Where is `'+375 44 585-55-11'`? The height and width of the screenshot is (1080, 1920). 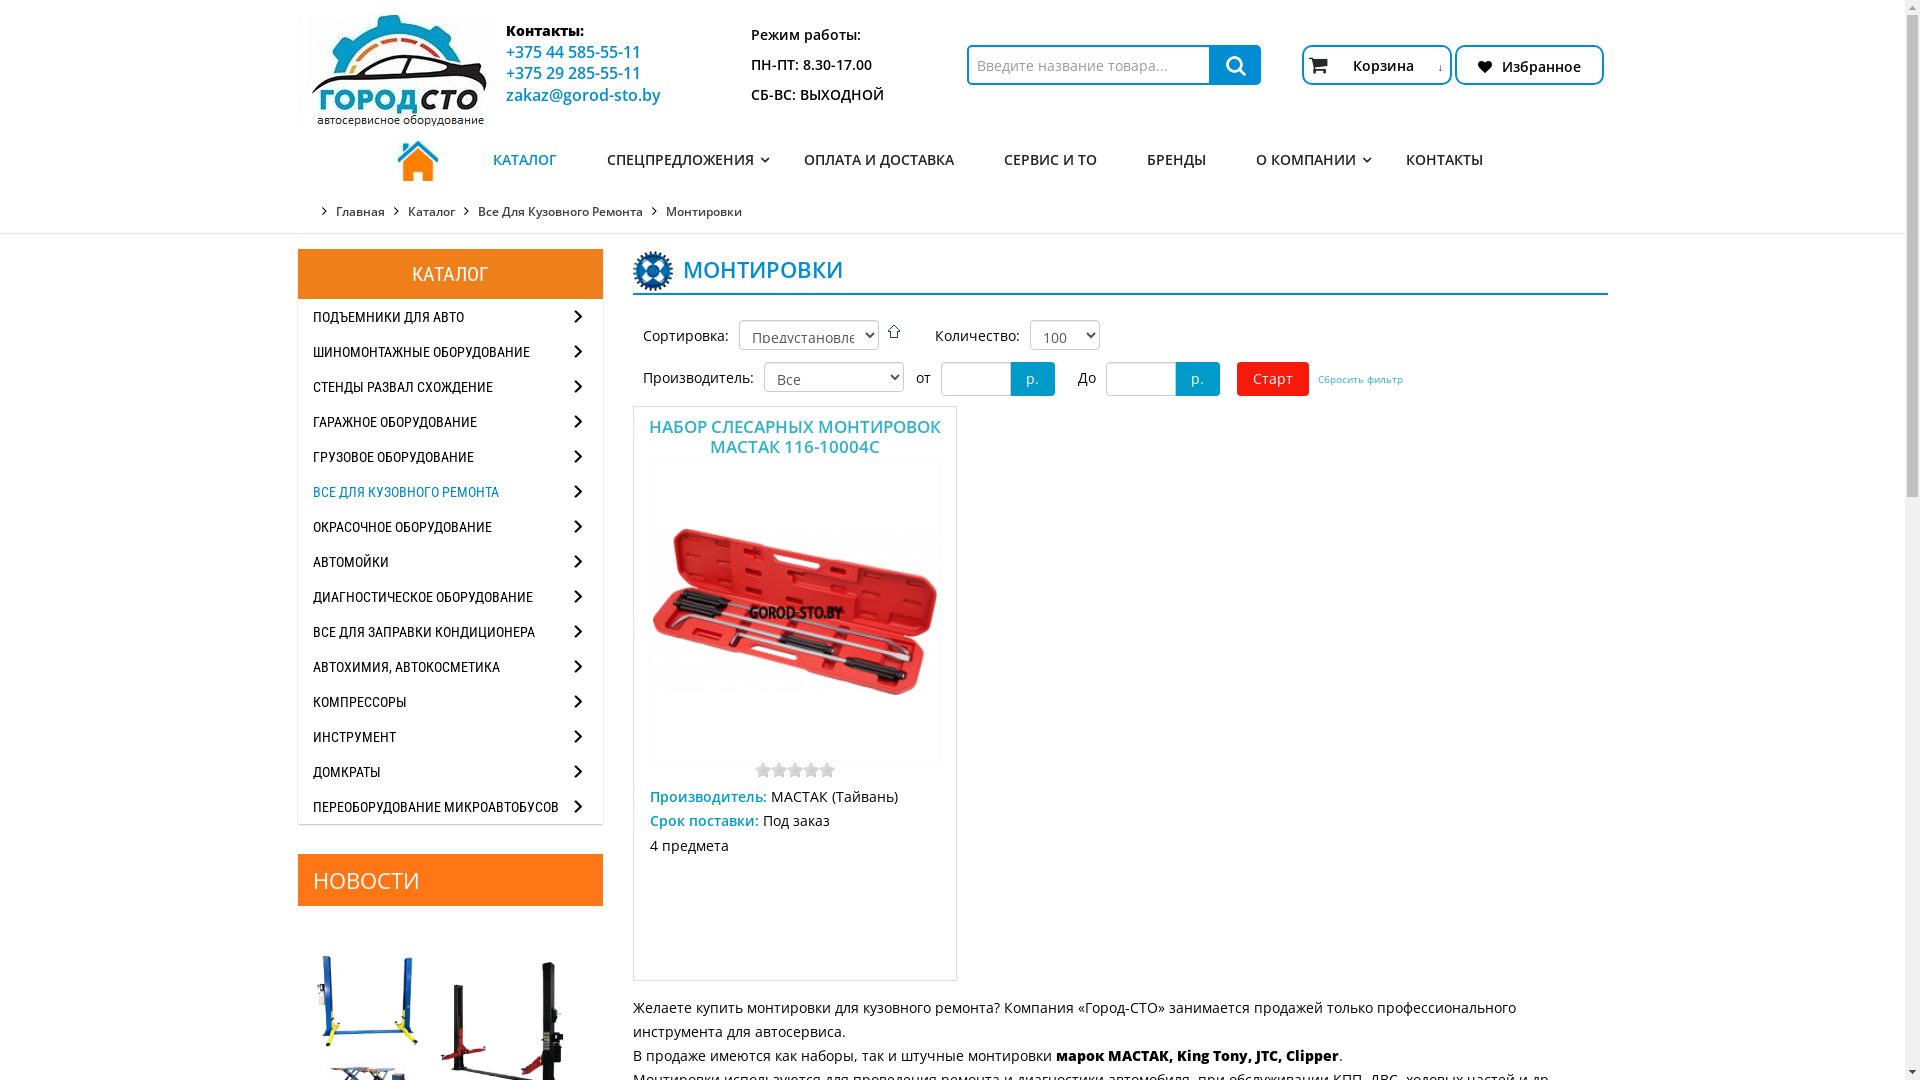 '+375 44 585-55-11' is located at coordinates (572, 49).